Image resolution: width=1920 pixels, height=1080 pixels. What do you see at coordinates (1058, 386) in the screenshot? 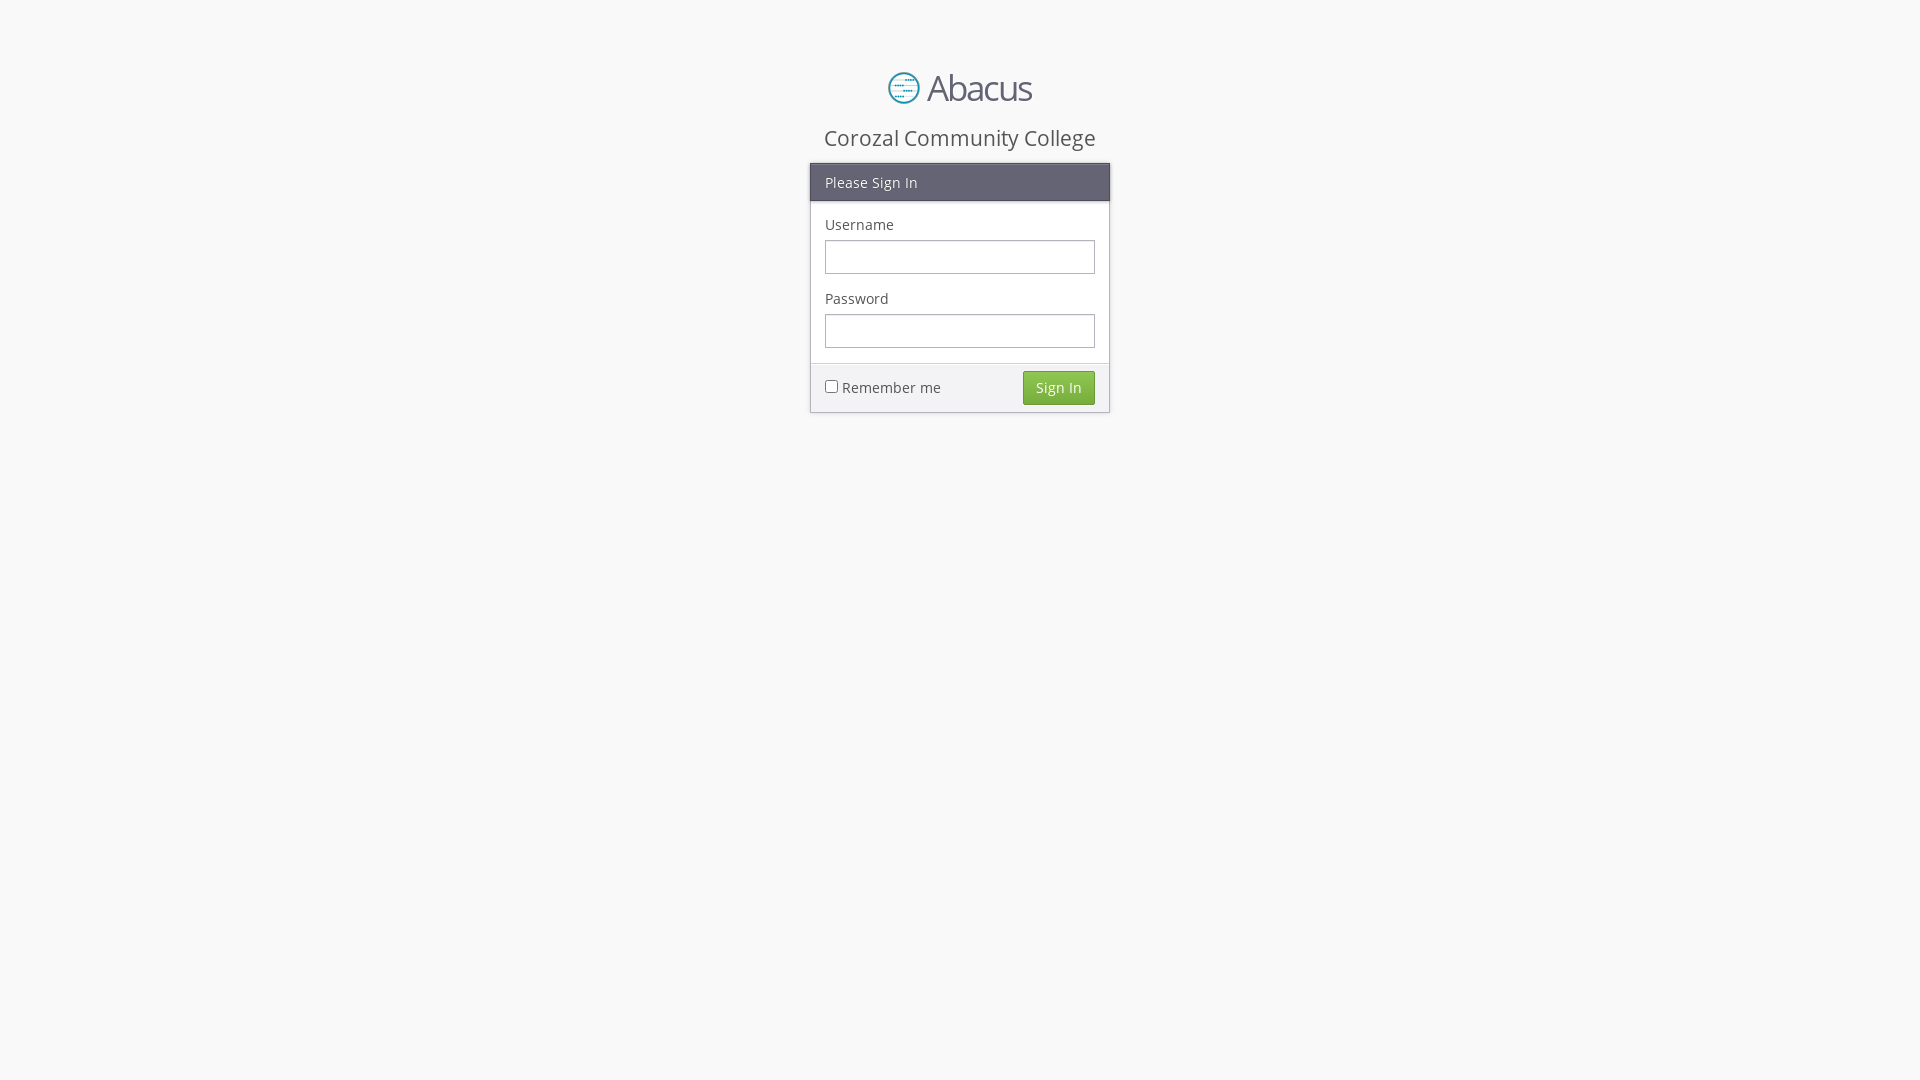
I see `'Sign In'` at bounding box center [1058, 386].